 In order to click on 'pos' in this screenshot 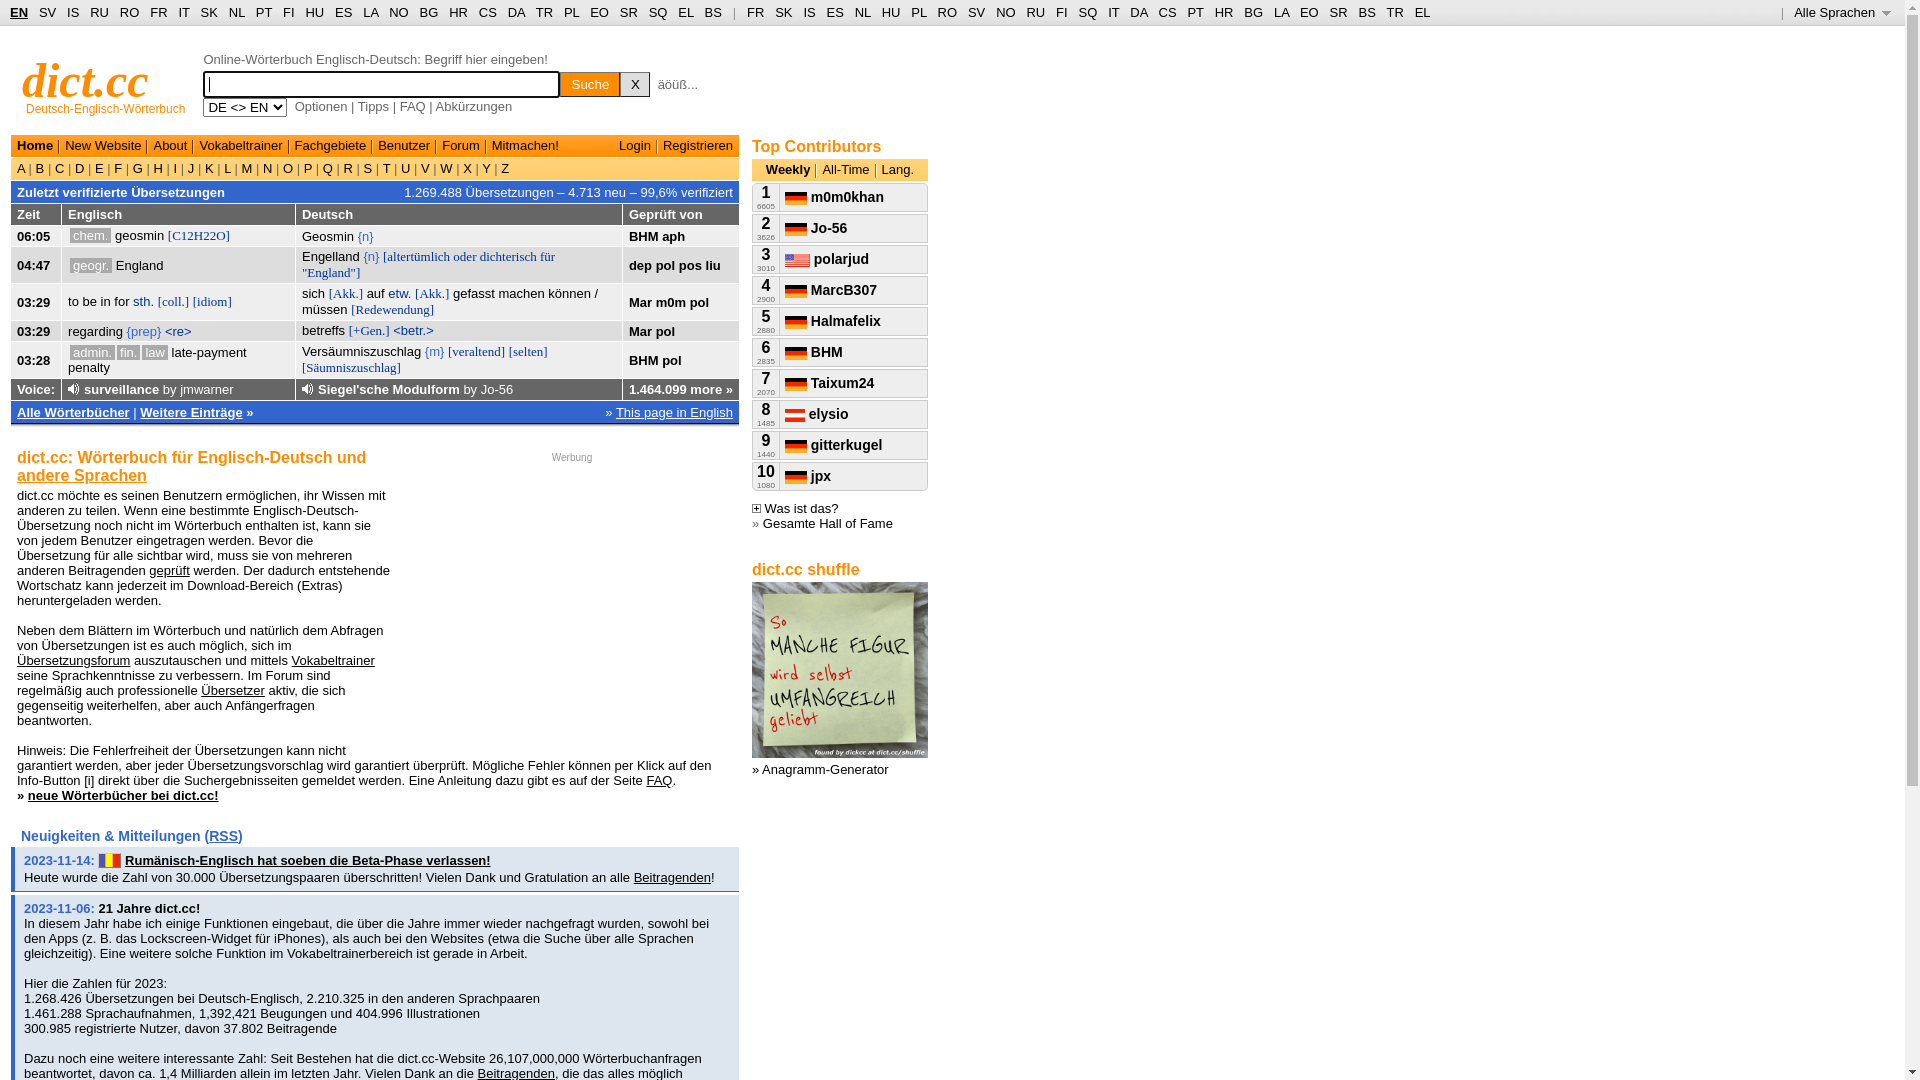, I will do `click(690, 264)`.